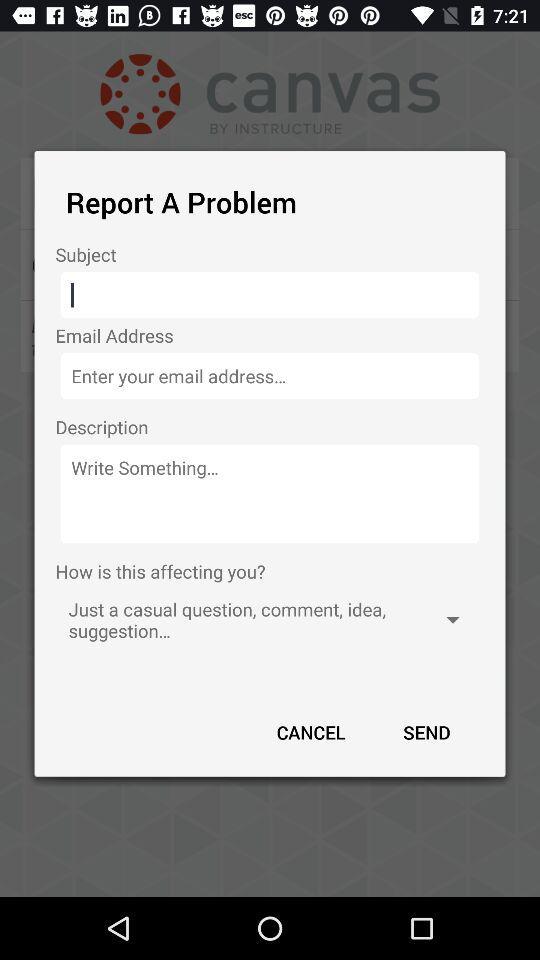 The image size is (540, 960). Describe the element at coordinates (270, 493) in the screenshot. I see `type text` at that location.